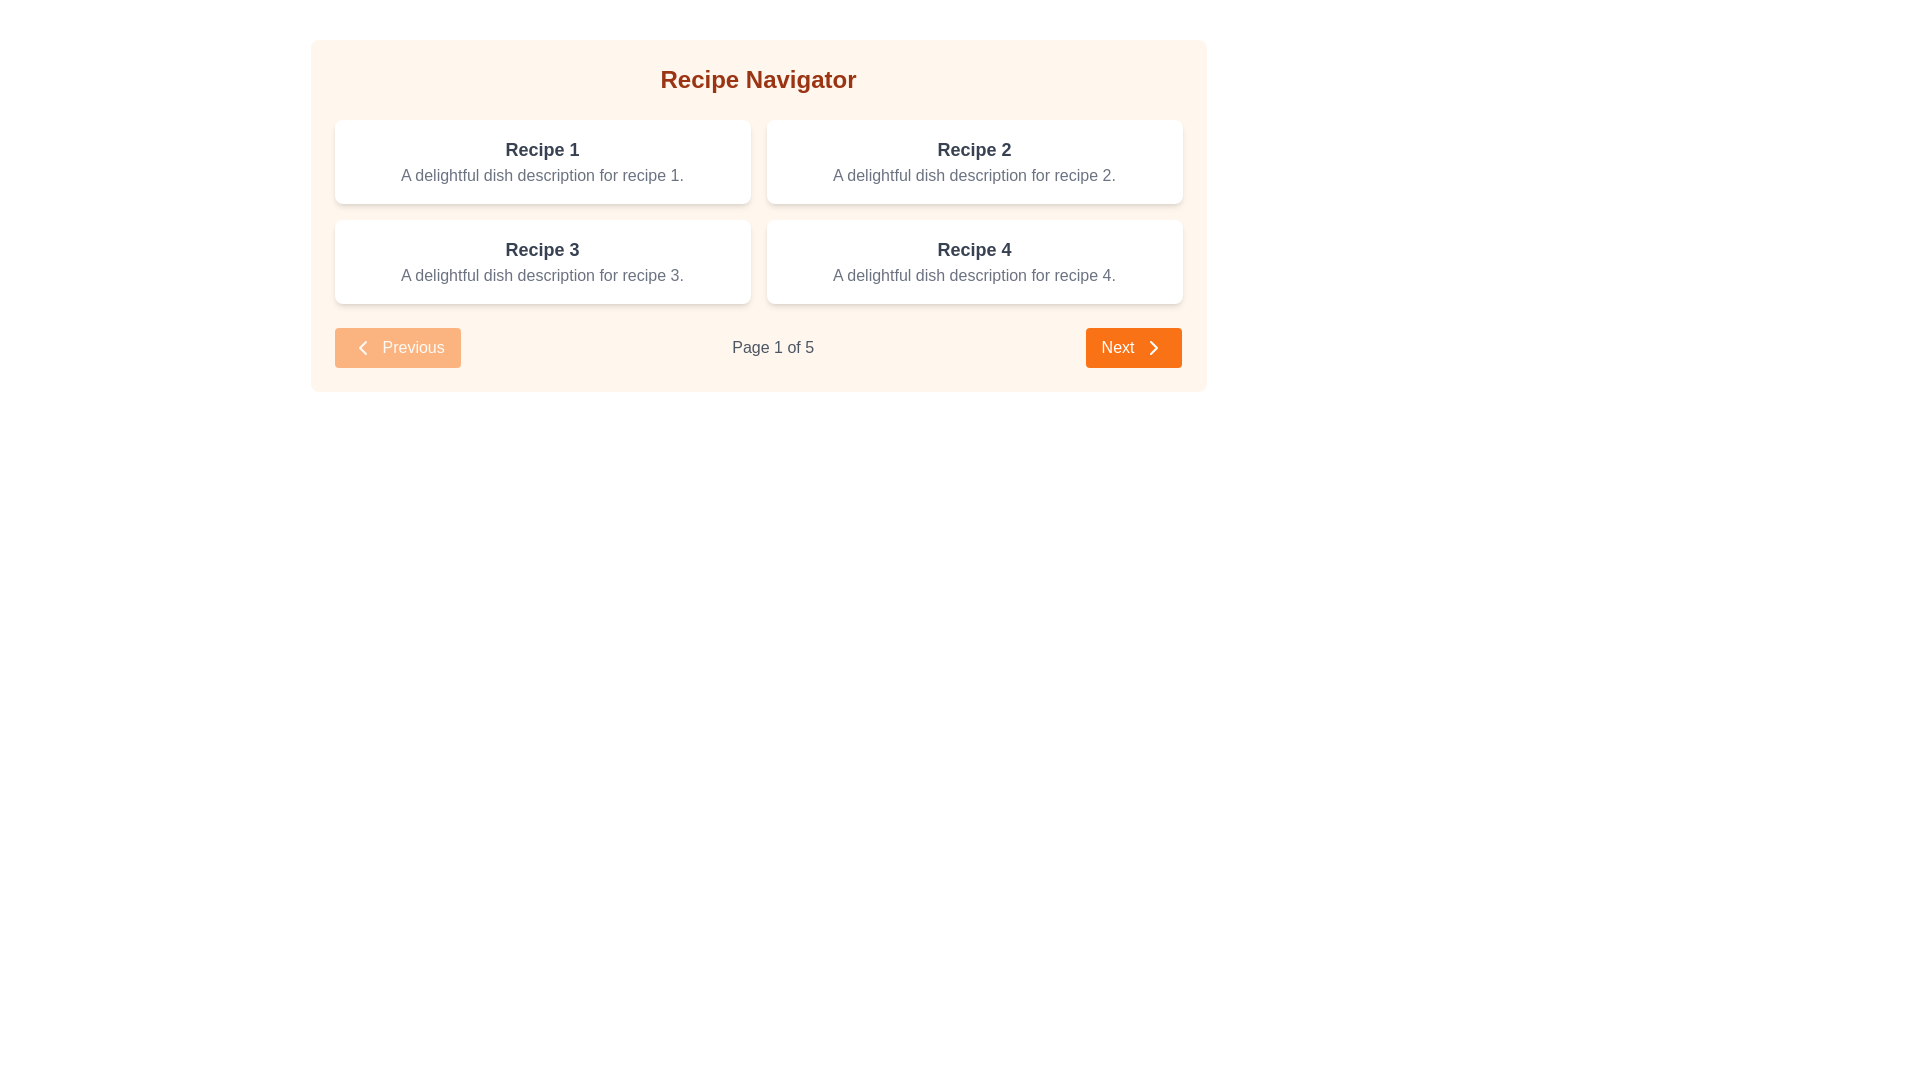 Image resolution: width=1920 pixels, height=1080 pixels. Describe the element at coordinates (974, 149) in the screenshot. I see `the title text label for the second recipe in the 'Recipe Navigator' interface, located in the top-right quadrant of the grid layout` at that location.